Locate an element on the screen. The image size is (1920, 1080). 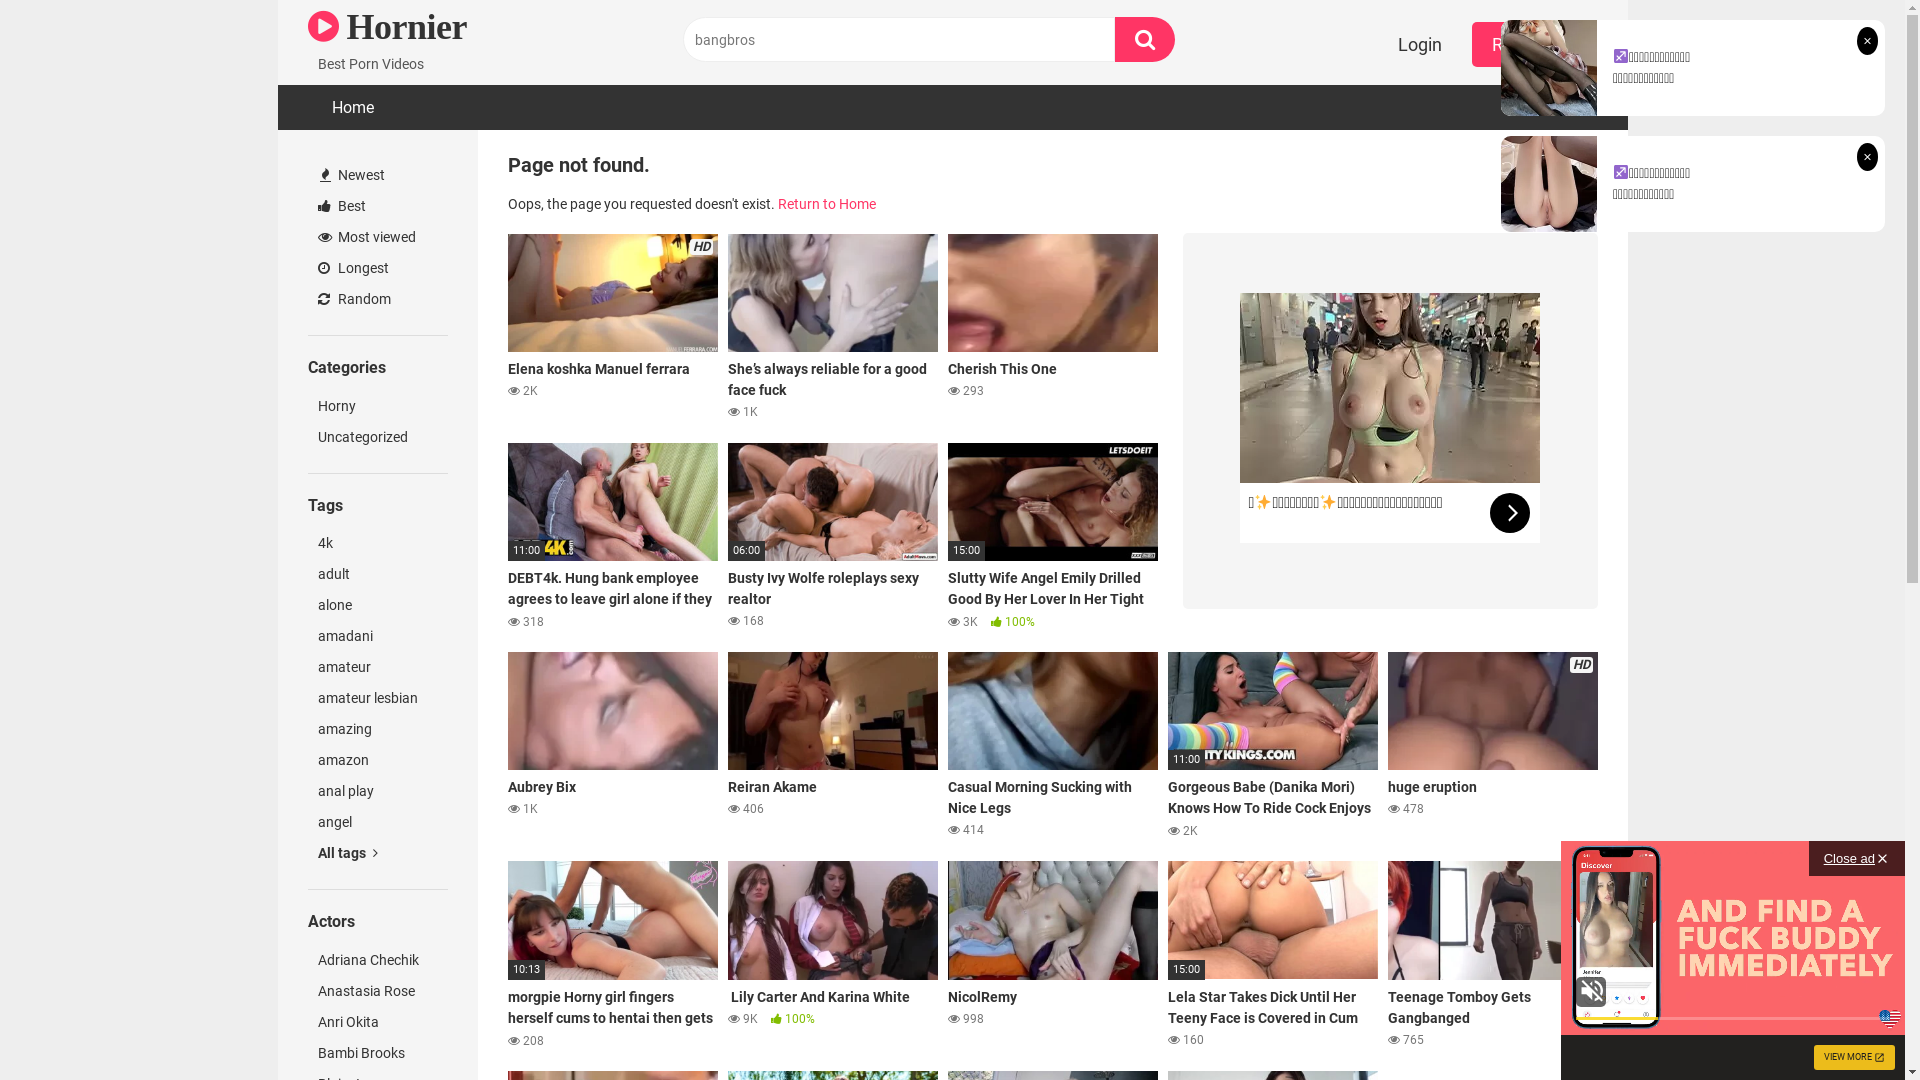
'amateur lesbian' is located at coordinates (378, 697).